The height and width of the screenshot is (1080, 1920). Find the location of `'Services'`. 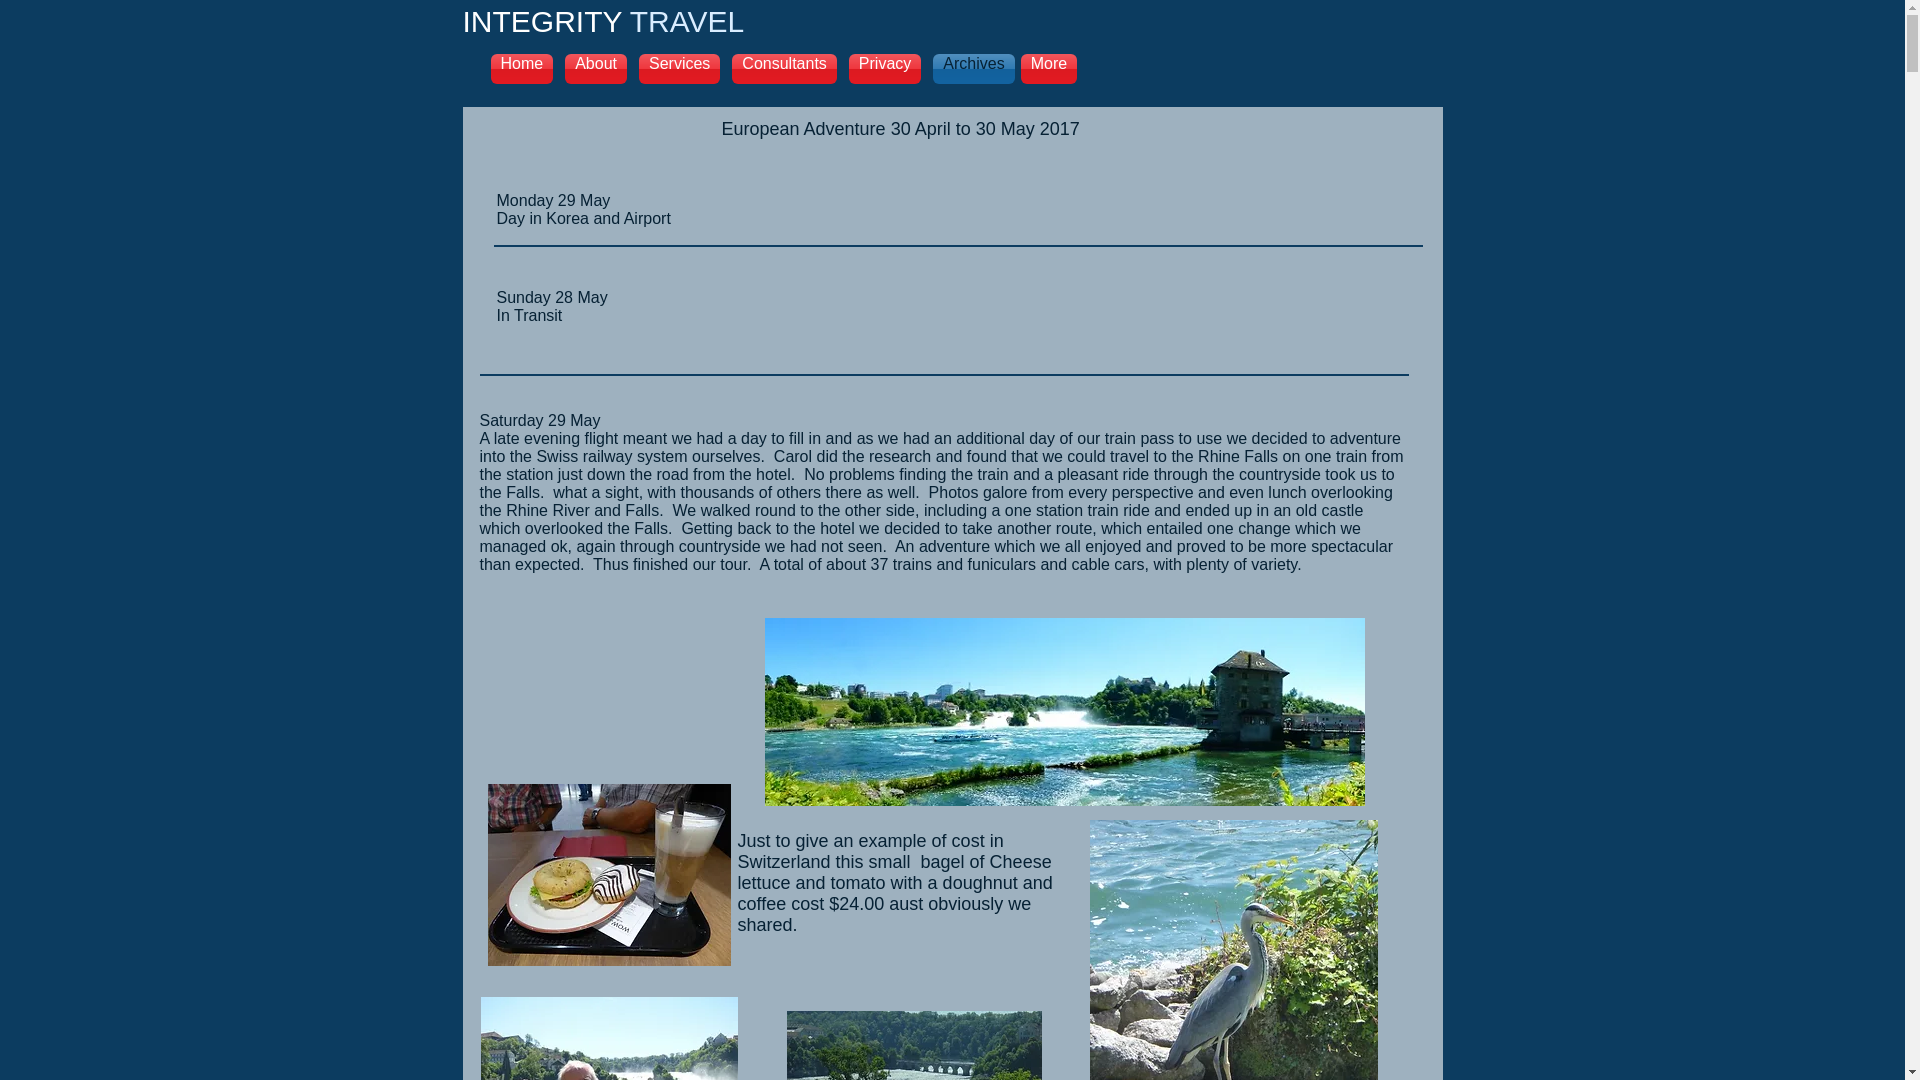

'Services' is located at coordinates (679, 68).